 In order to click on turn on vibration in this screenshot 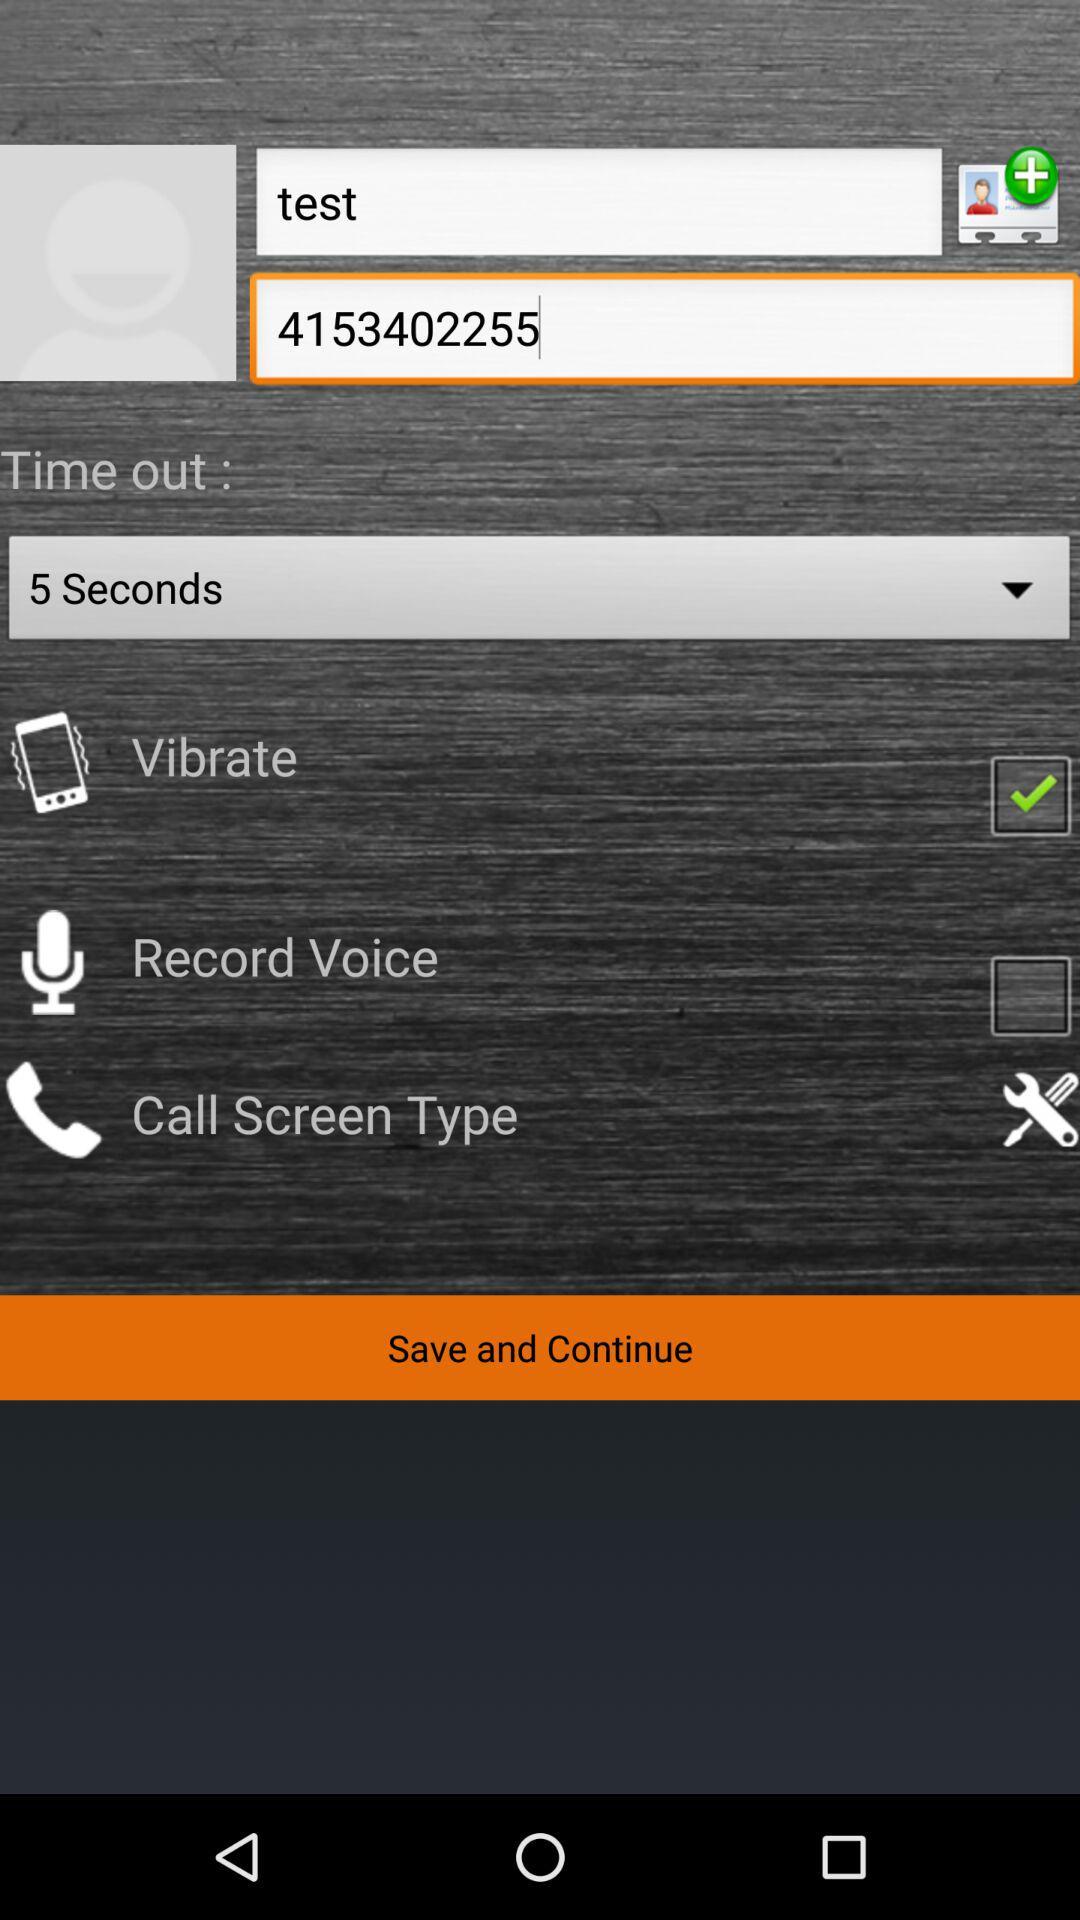, I will do `click(1030, 793)`.